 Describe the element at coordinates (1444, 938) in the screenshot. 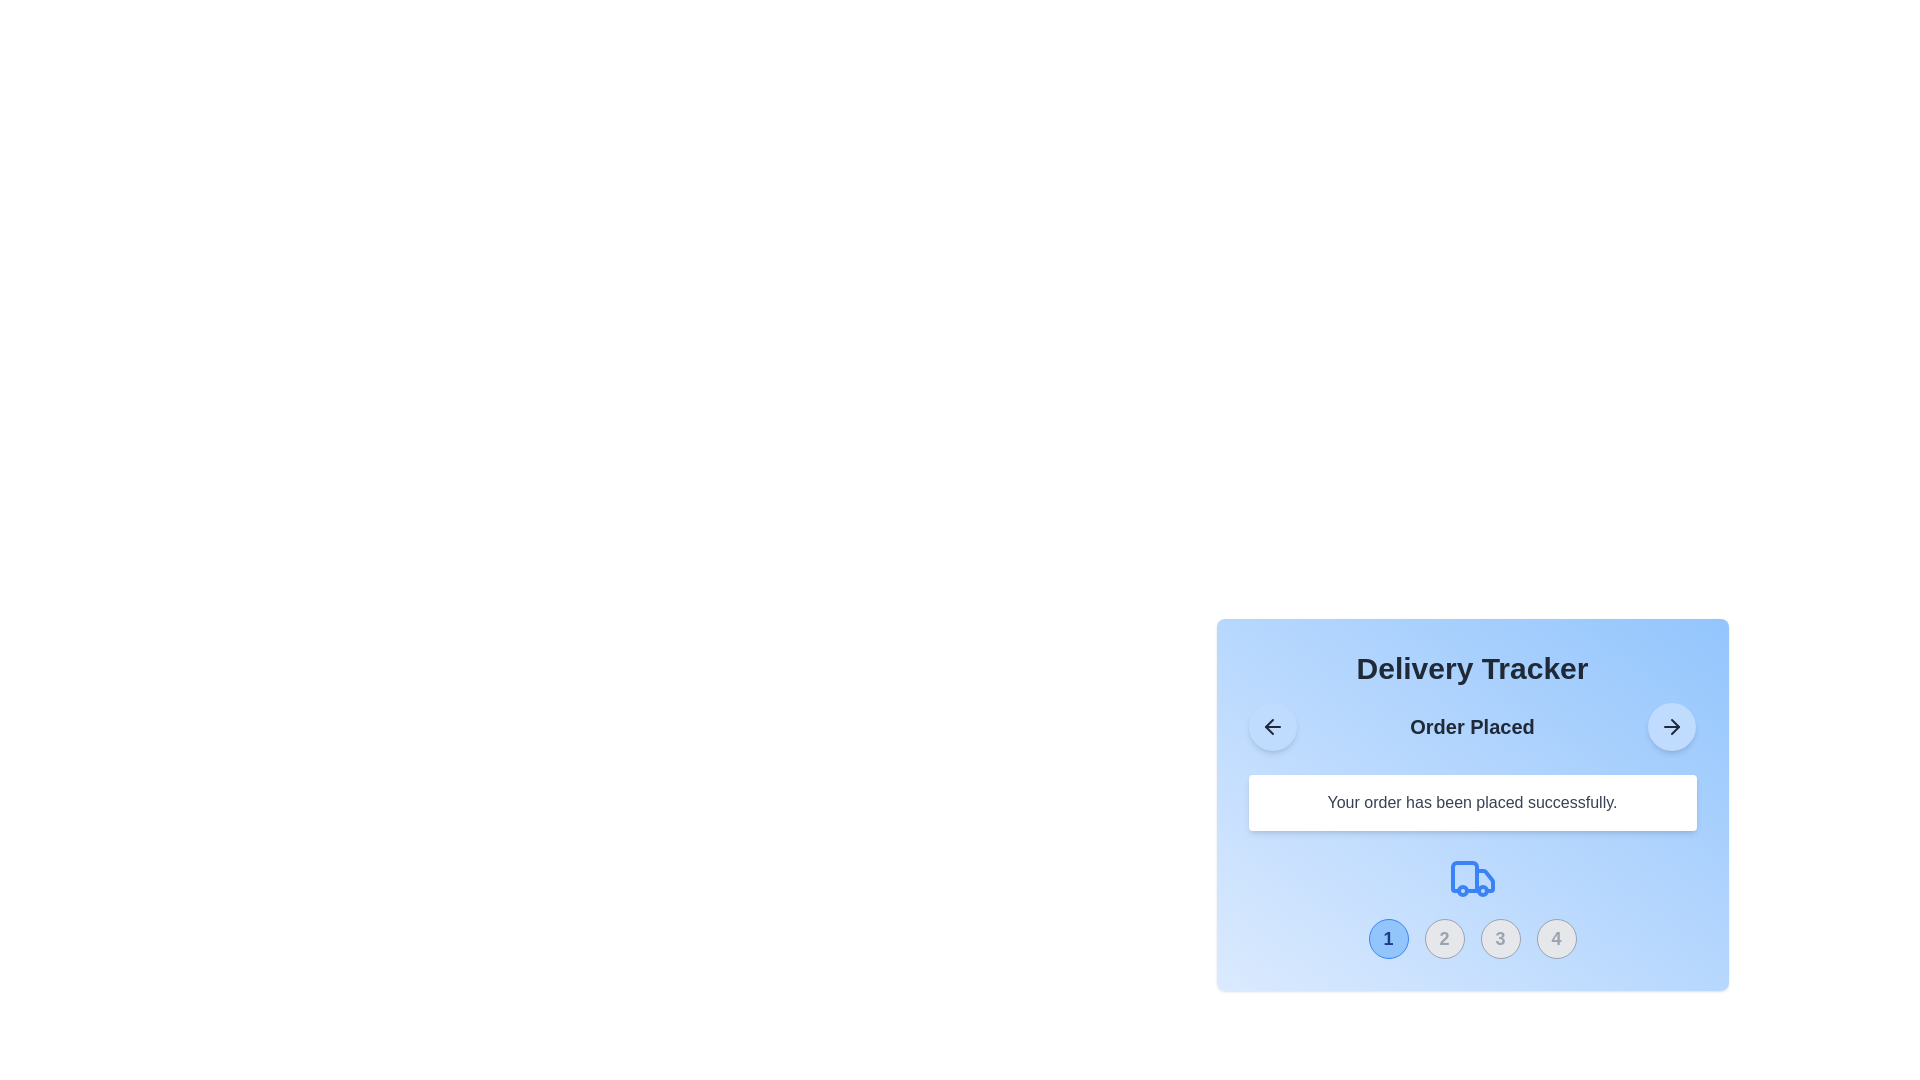

I see `the second button in the horizontal arrangement of four buttons, which indicates step '2' in the progress tracker` at that location.